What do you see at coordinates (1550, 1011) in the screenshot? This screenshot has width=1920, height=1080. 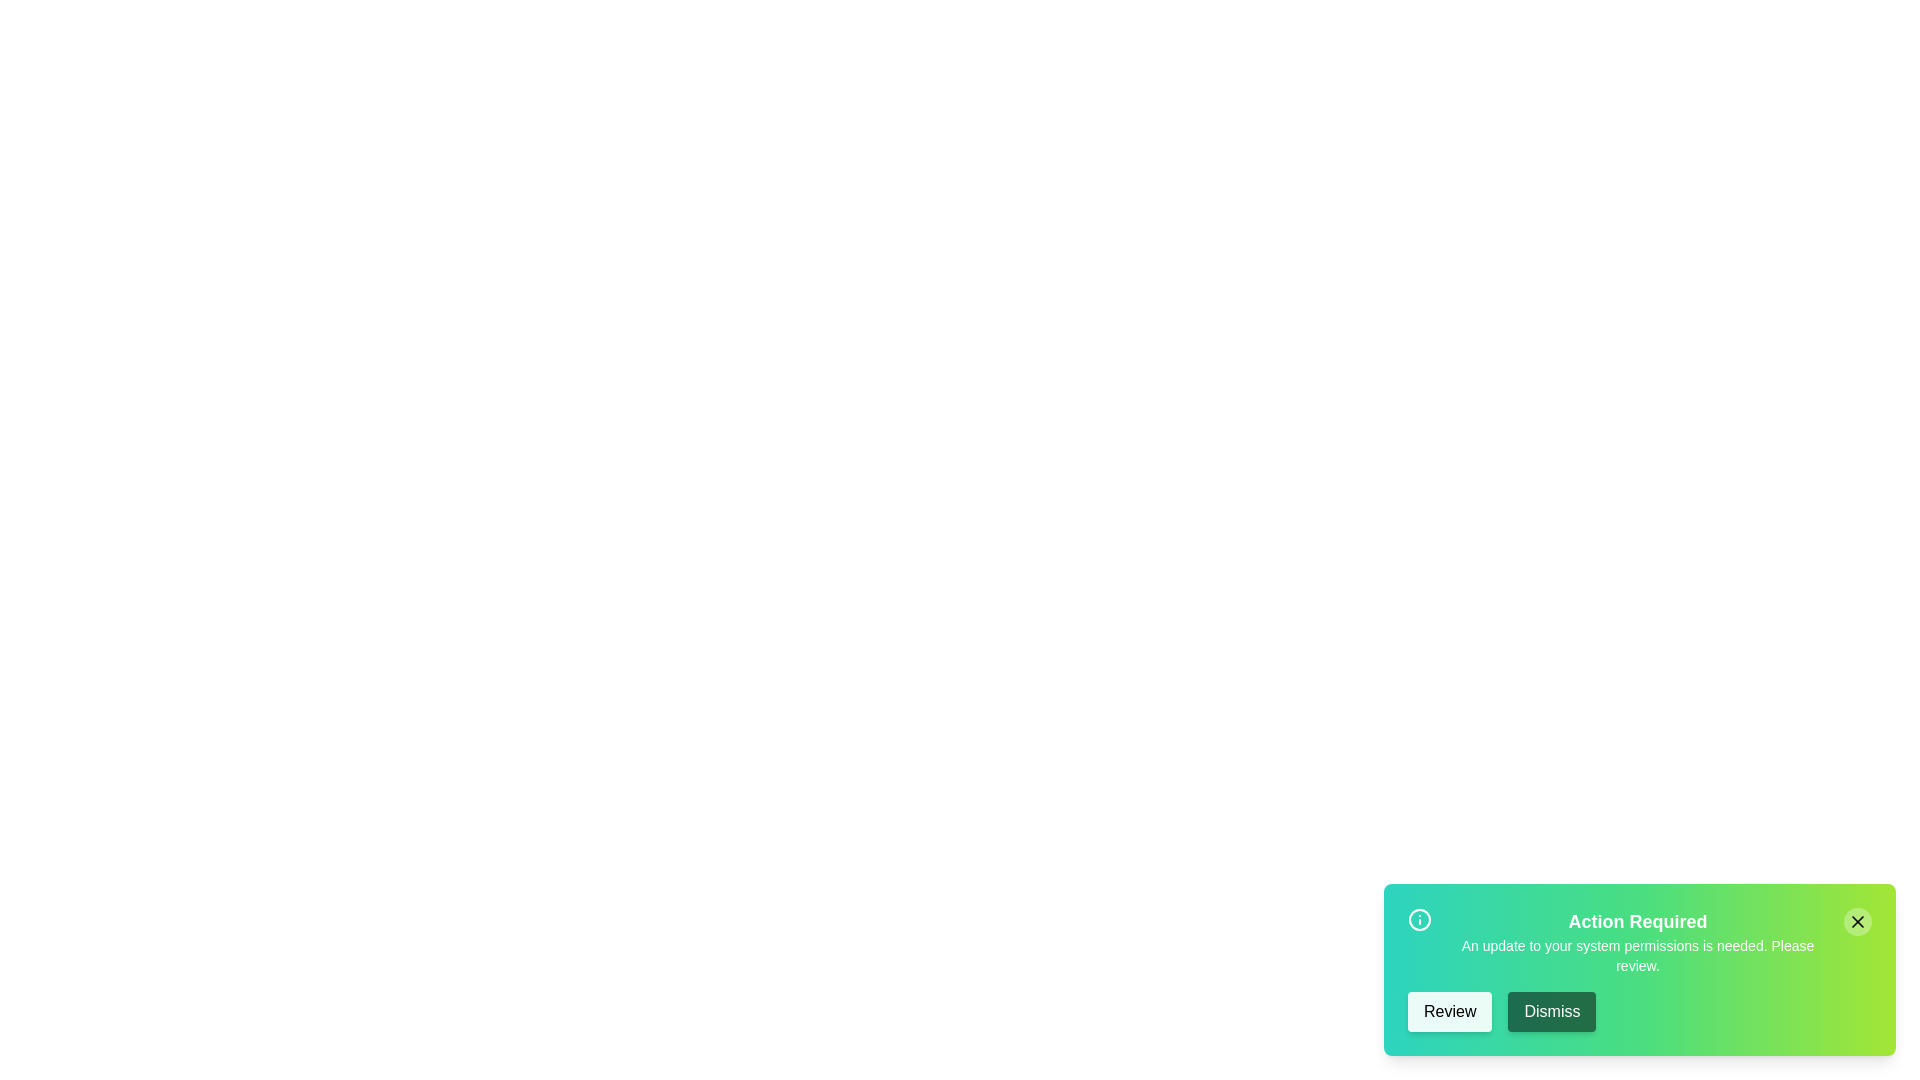 I see `the Dismiss button to observe its hover effect` at bounding box center [1550, 1011].